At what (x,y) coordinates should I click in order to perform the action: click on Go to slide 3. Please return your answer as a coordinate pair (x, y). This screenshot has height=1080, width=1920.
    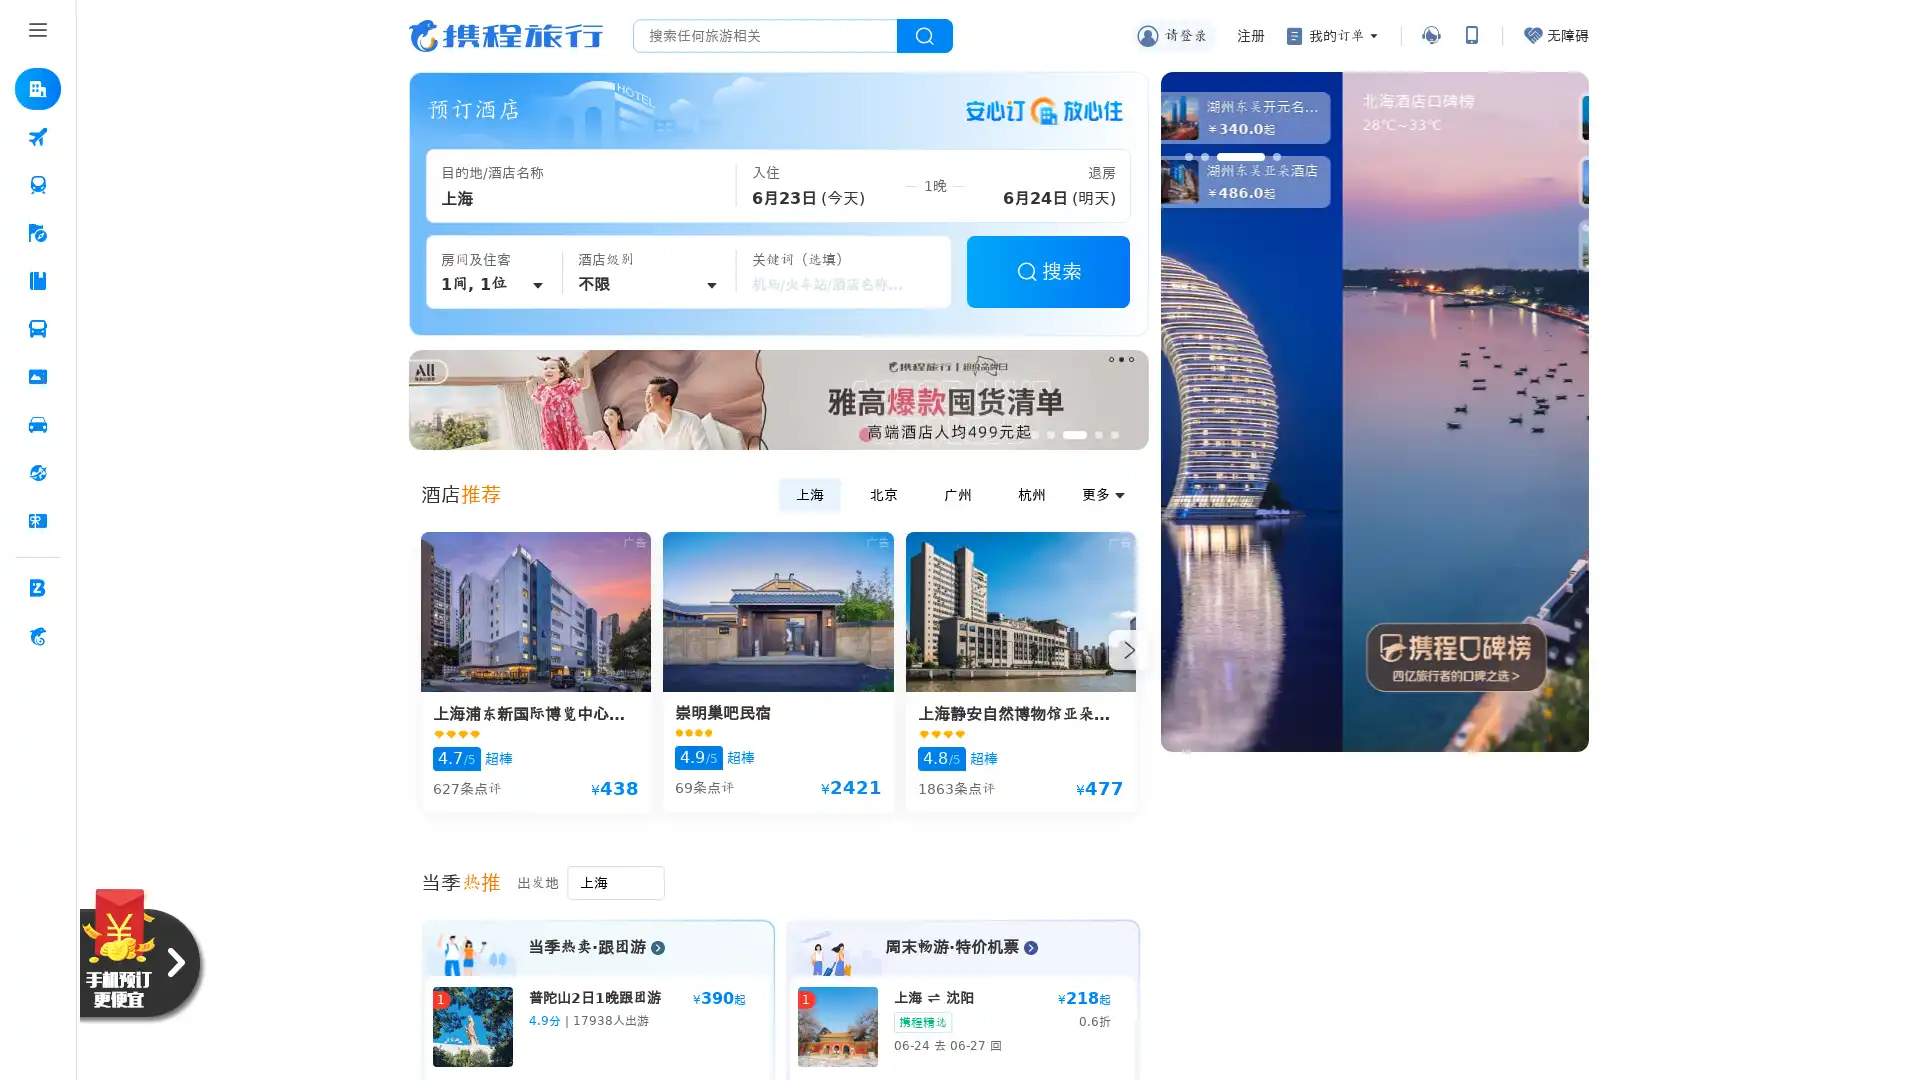
    Looking at the image, I should click on (1218, 156).